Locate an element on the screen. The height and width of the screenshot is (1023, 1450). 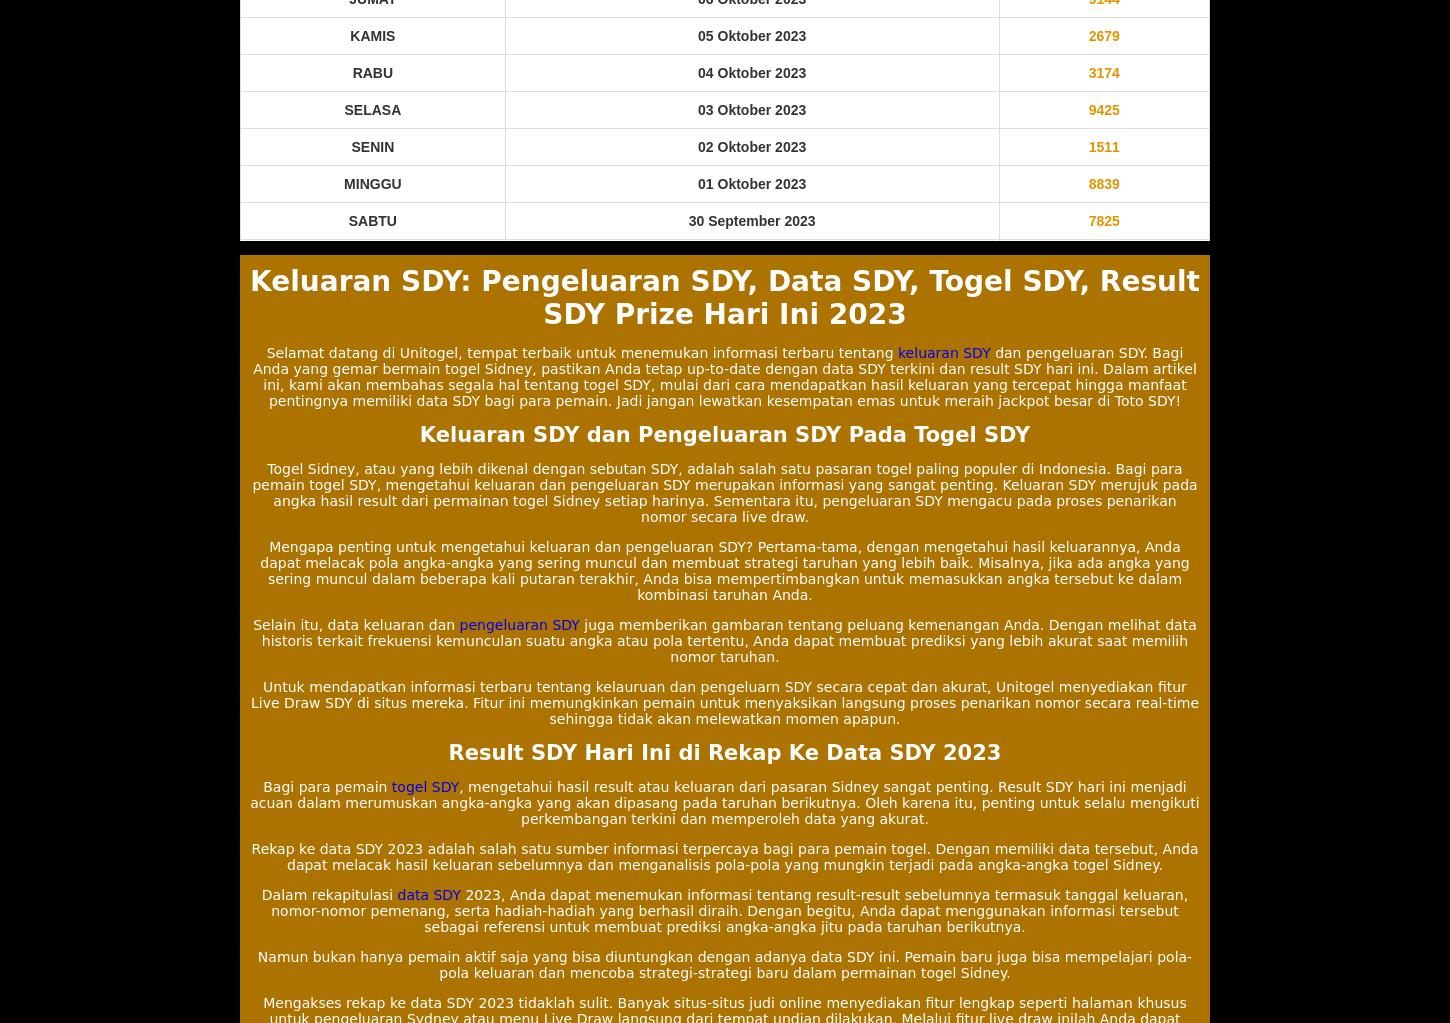
'juga memberikan gambaran tentang peluang kemenangan Anda. Dengan melihat data historis terkait frekuensi kemunculan suatu angka atau pola tertentu, Anda dapat membuat prediksi yang lebih akurat saat memilih nomor taruhan.' is located at coordinates (728, 639).